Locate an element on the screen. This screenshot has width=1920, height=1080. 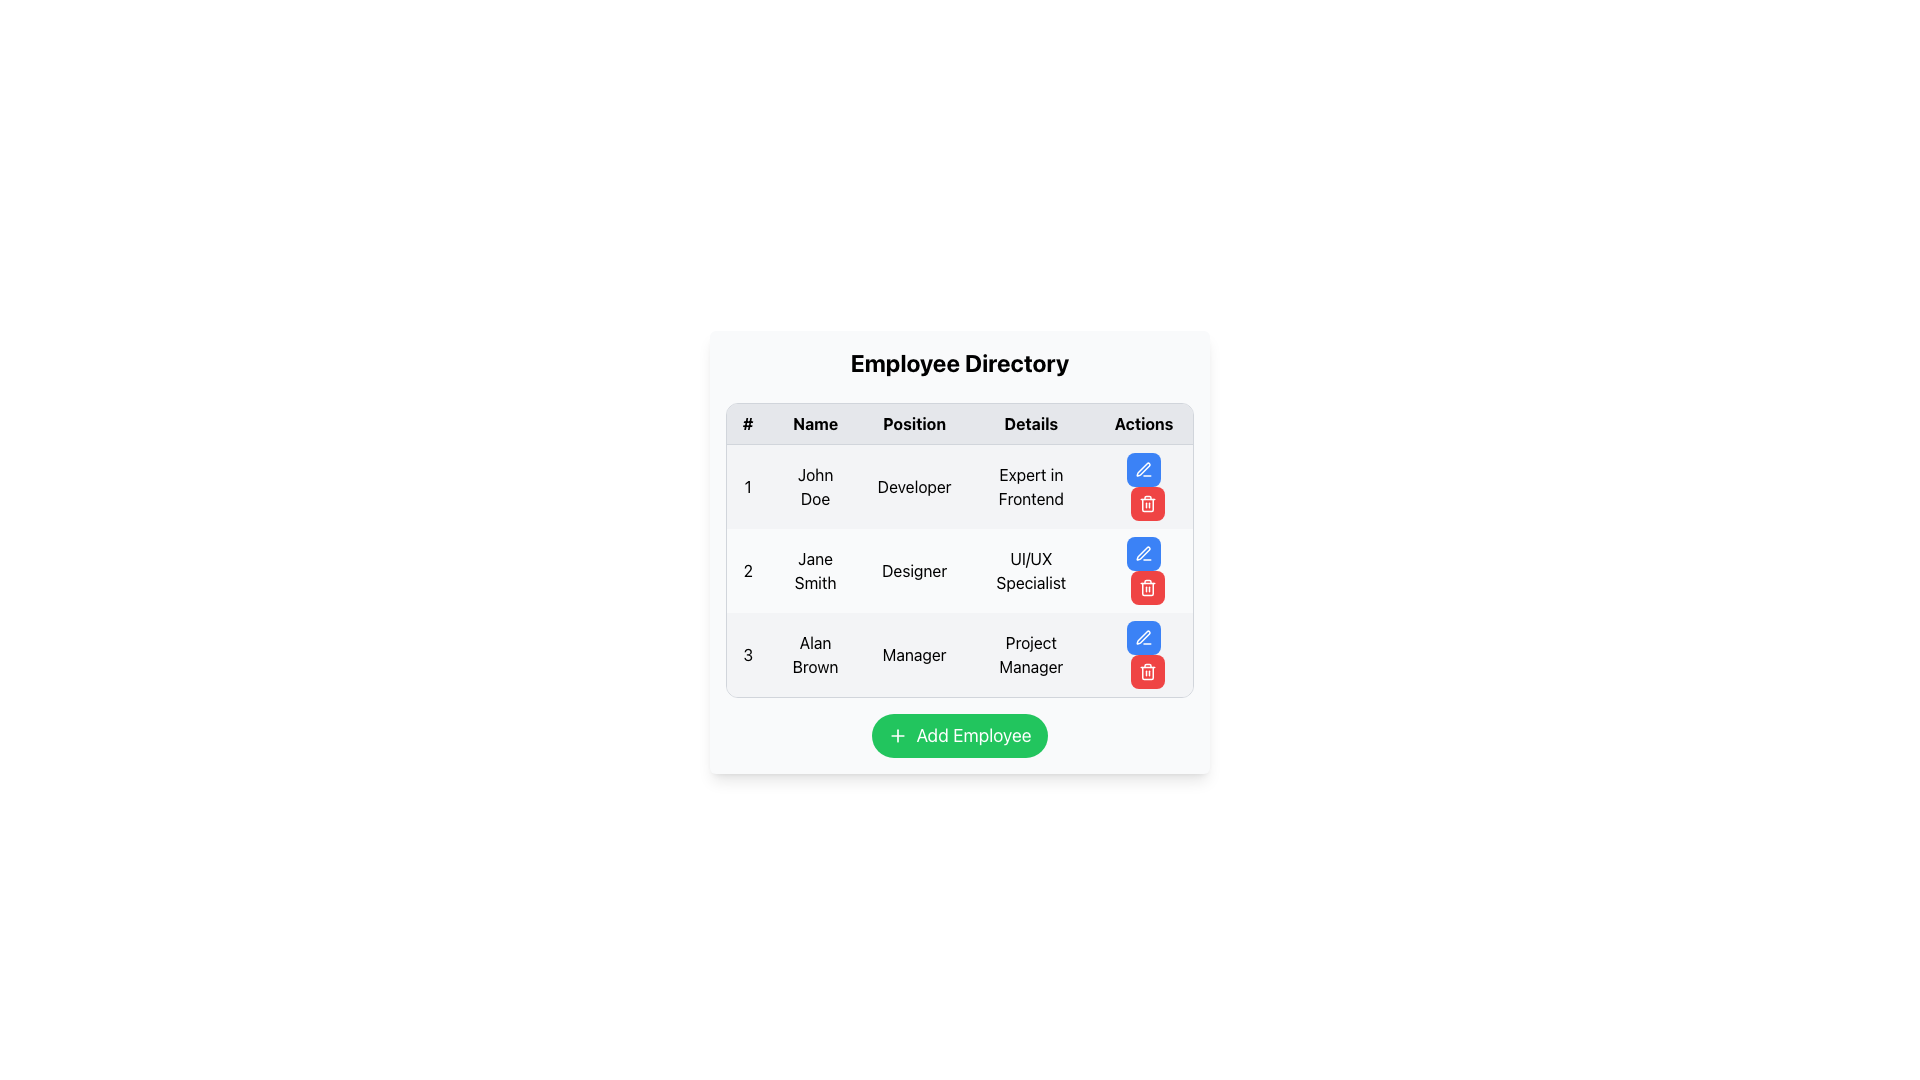
the blue button with a white pen icon located in the third row of the Actions column is located at coordinates (1144, 637).